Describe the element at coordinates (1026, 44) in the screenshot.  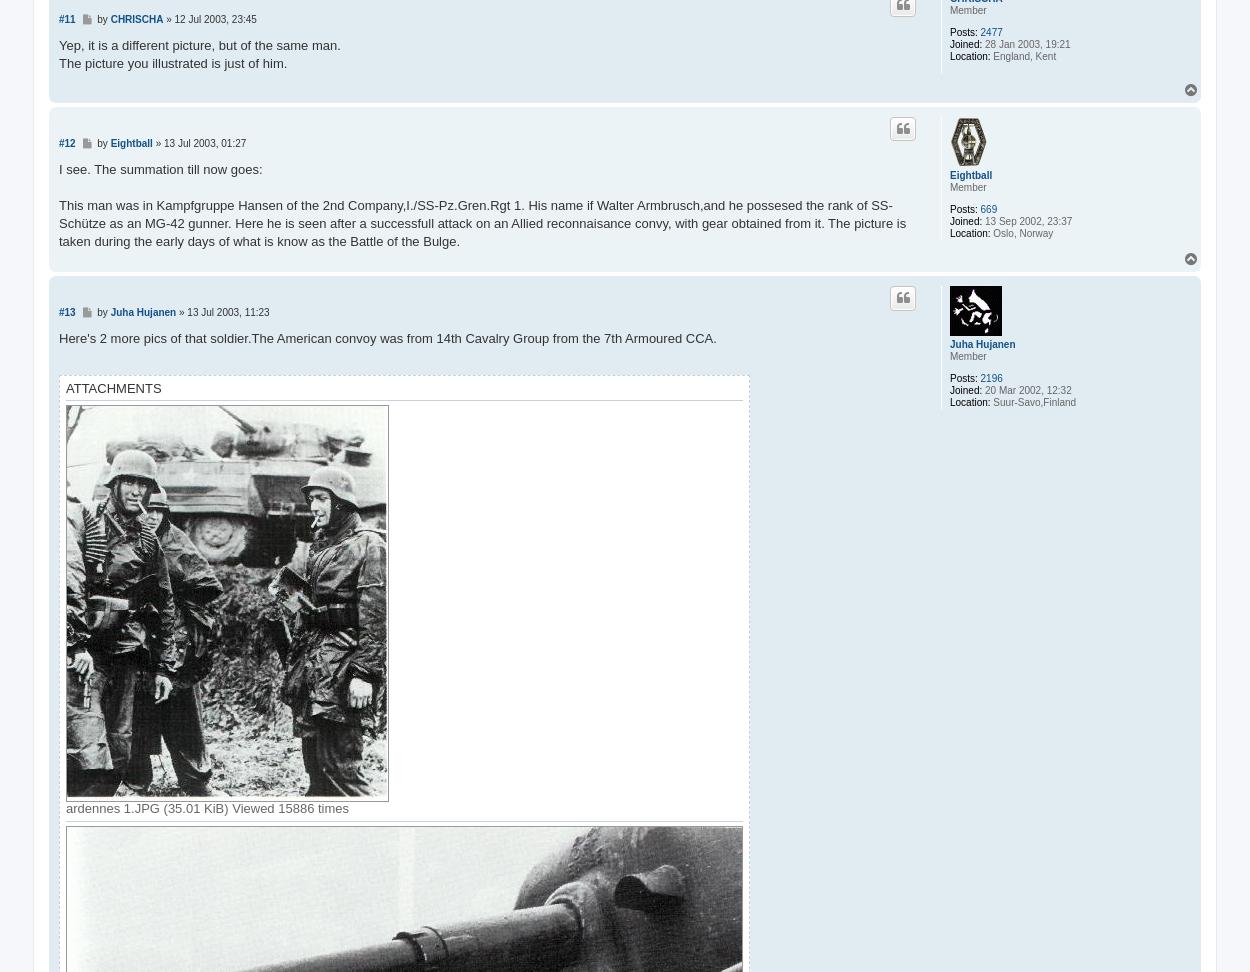
I see `'28 Jan 2003, 19:21'` at that location.